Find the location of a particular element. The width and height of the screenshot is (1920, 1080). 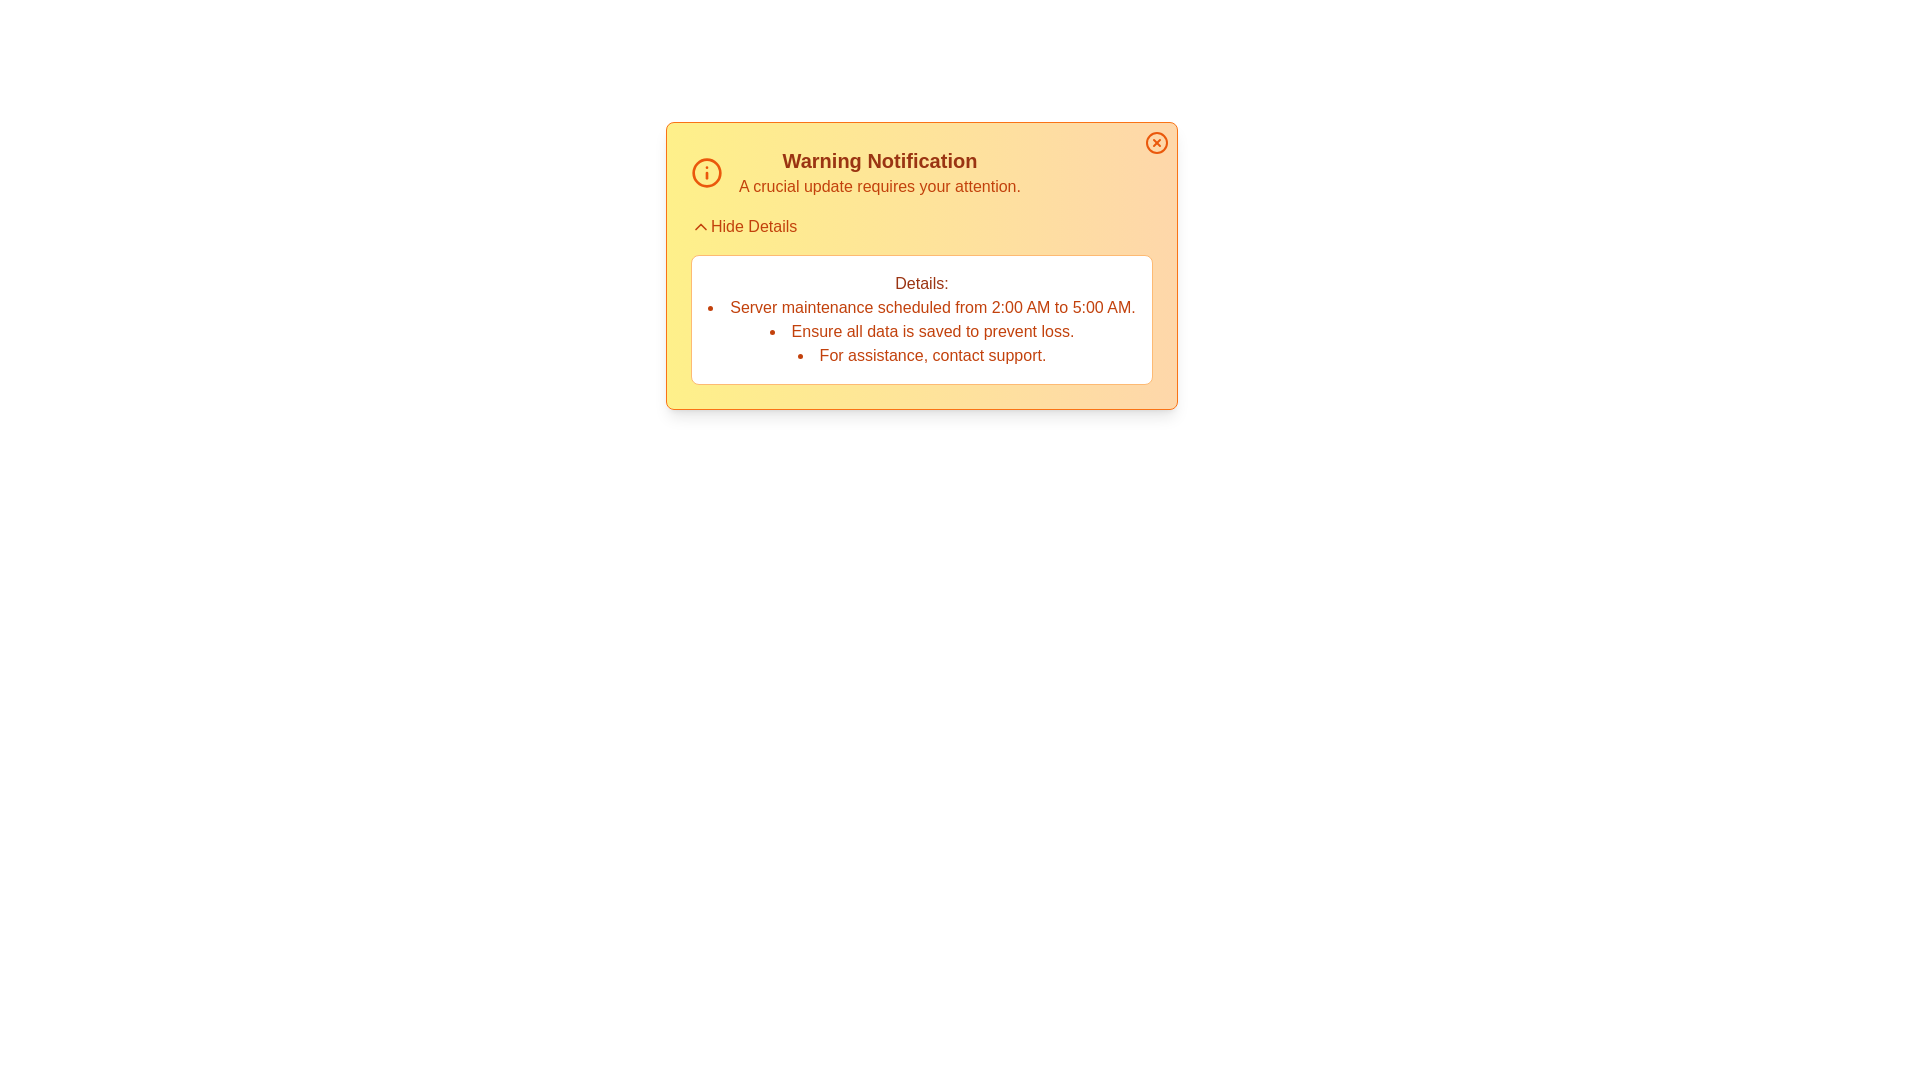

the 'Hide Details' button to toggle the visibility of the details section is located at coordinates (743, 226).